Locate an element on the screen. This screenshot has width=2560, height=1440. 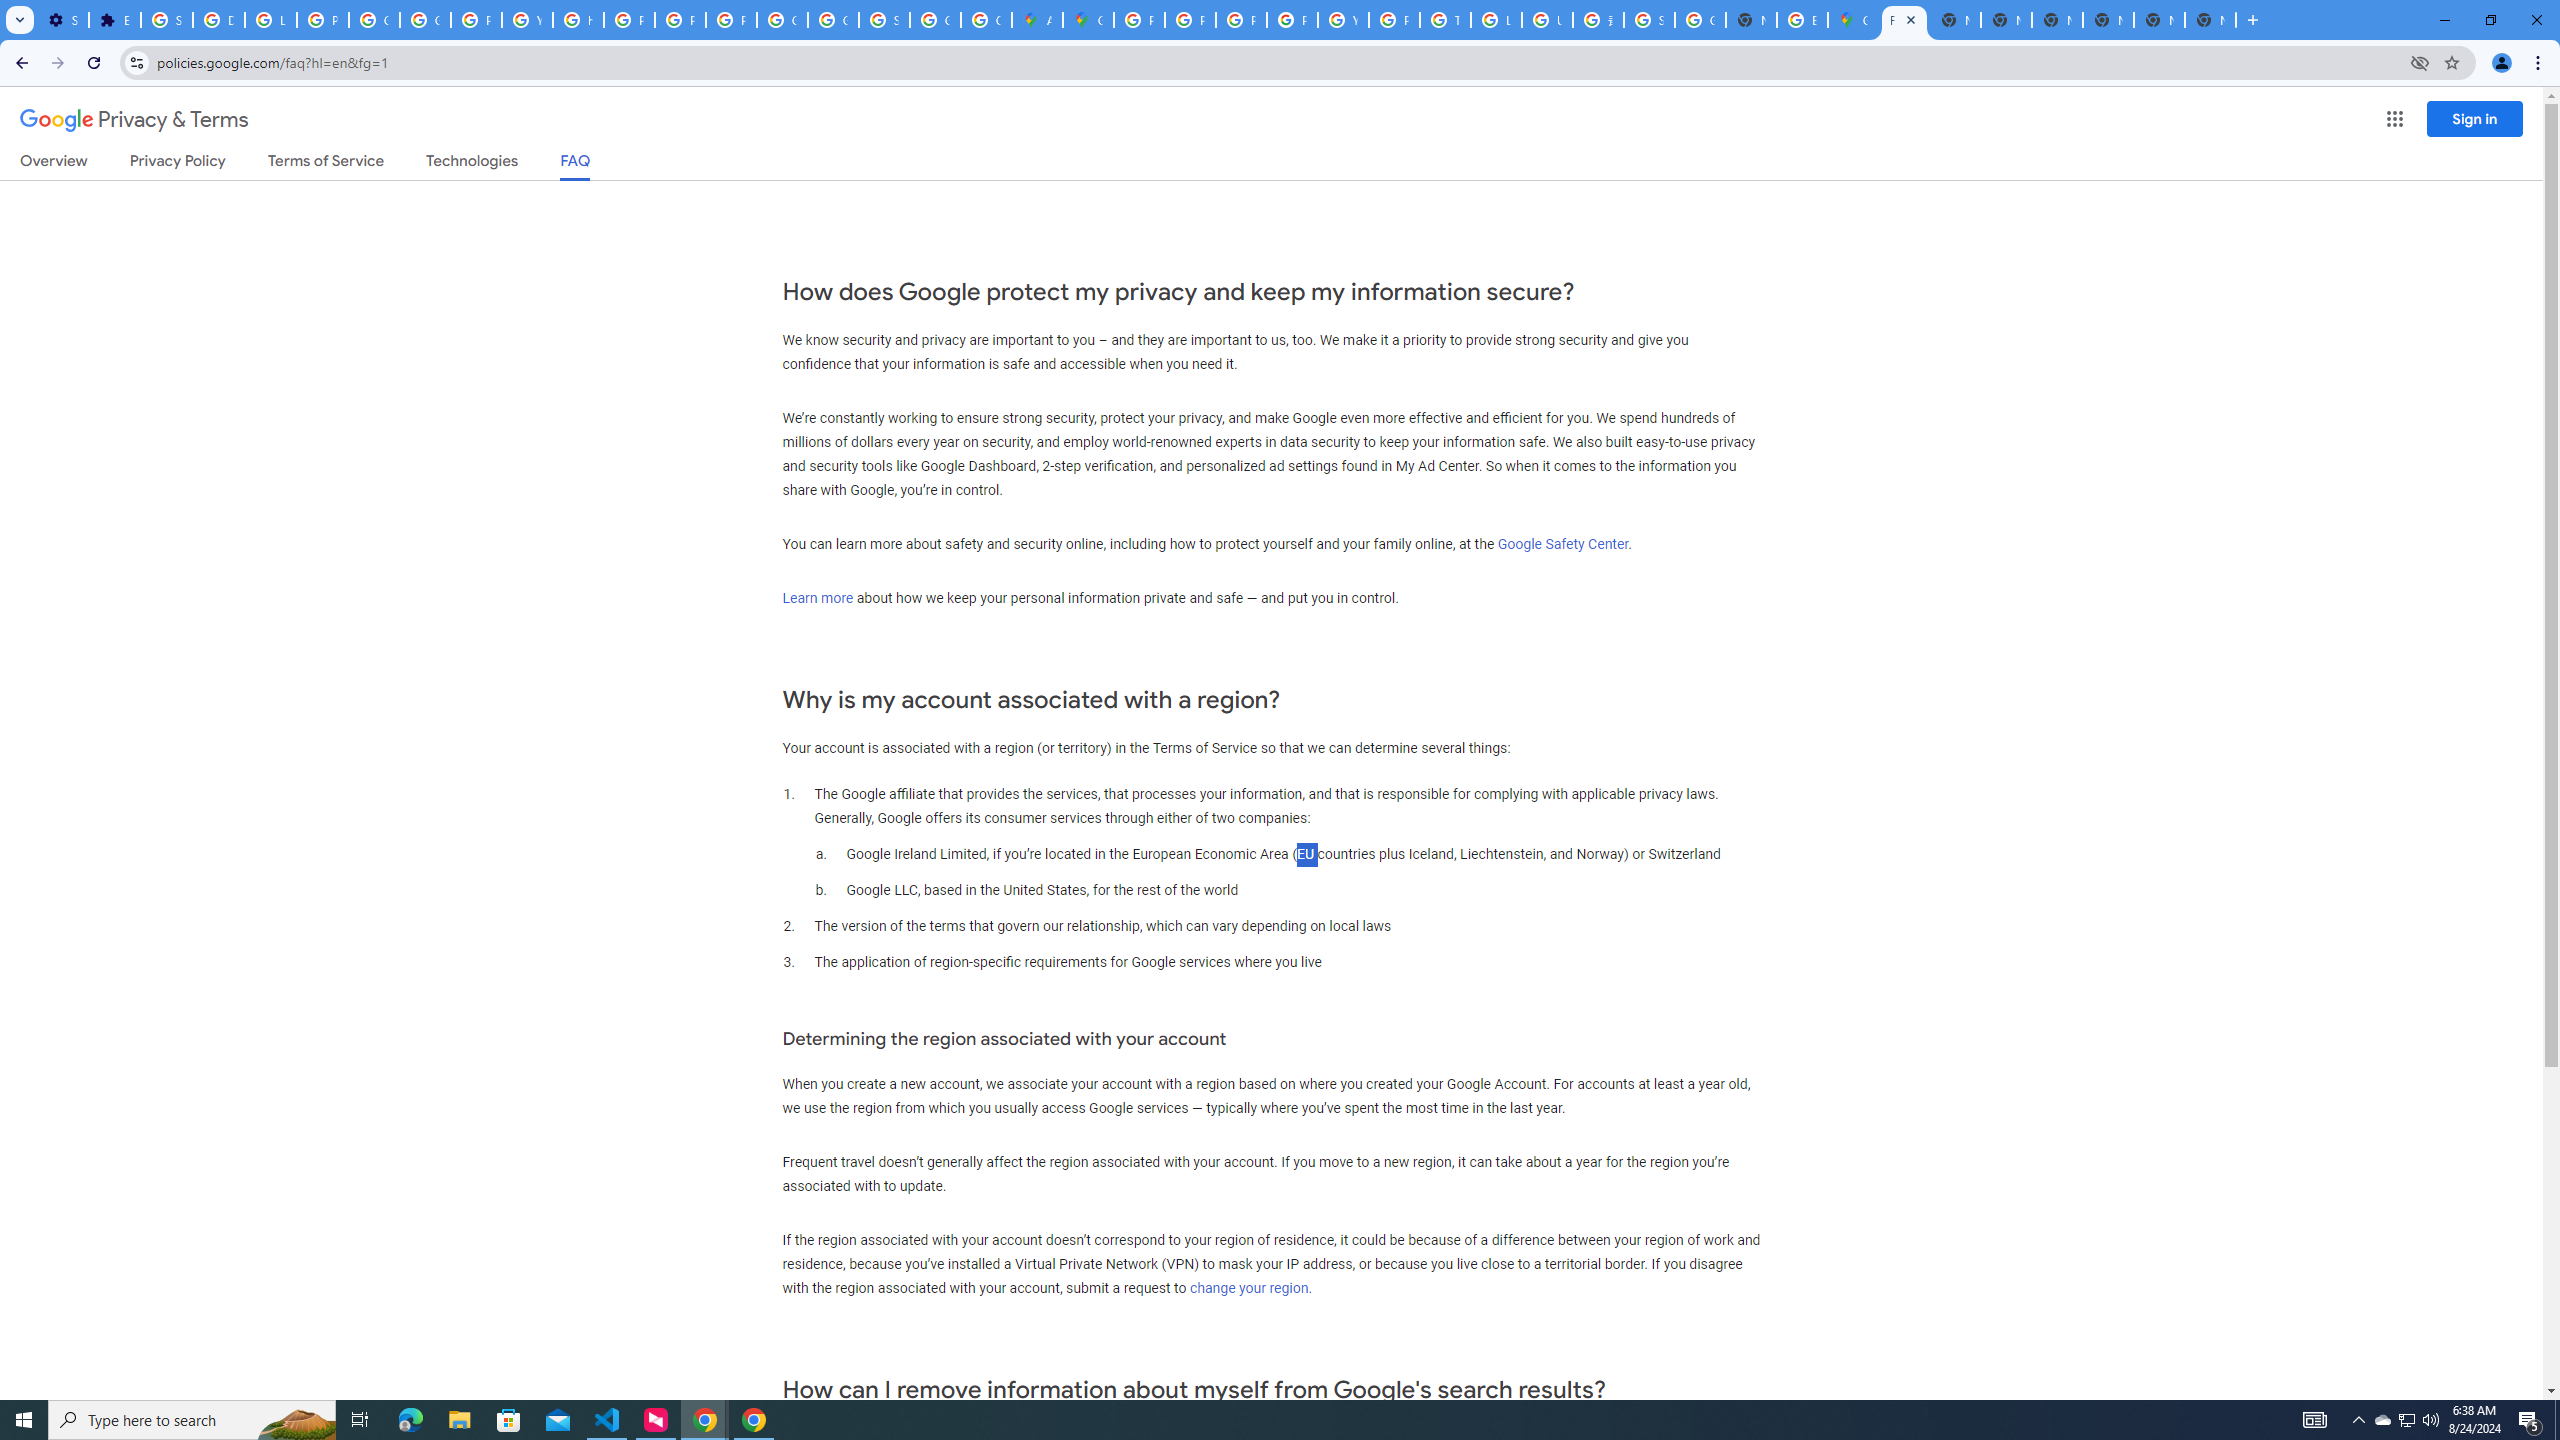
'change your region.' is located at coordinates (1250, 1287).